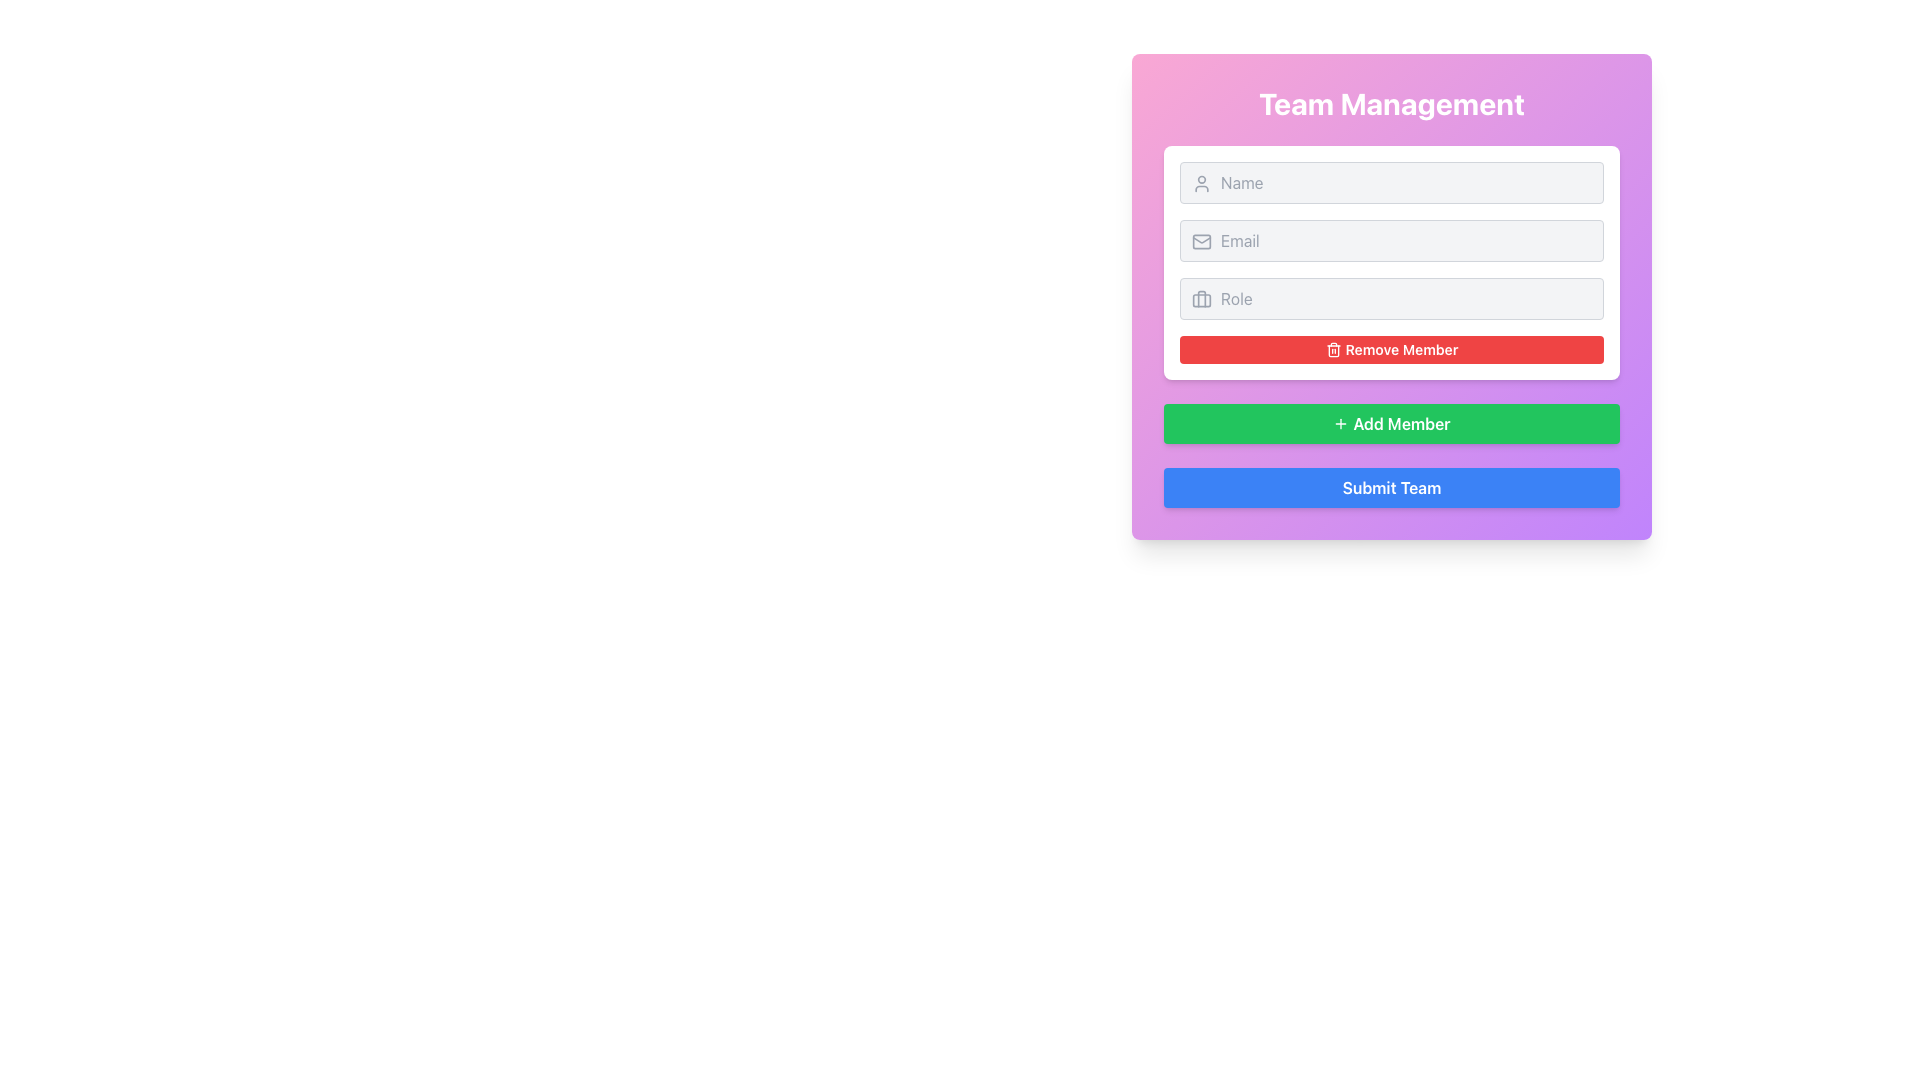 The width and height of the screenshot is (1920, 1080). Describe the element at coordinates (1391, 423) in the screenshot. I see `the button that allows users to add a new member to the team, which is centrally aligned between the 'Remove Member' button above and the 'Submit Team' button below` at that location.